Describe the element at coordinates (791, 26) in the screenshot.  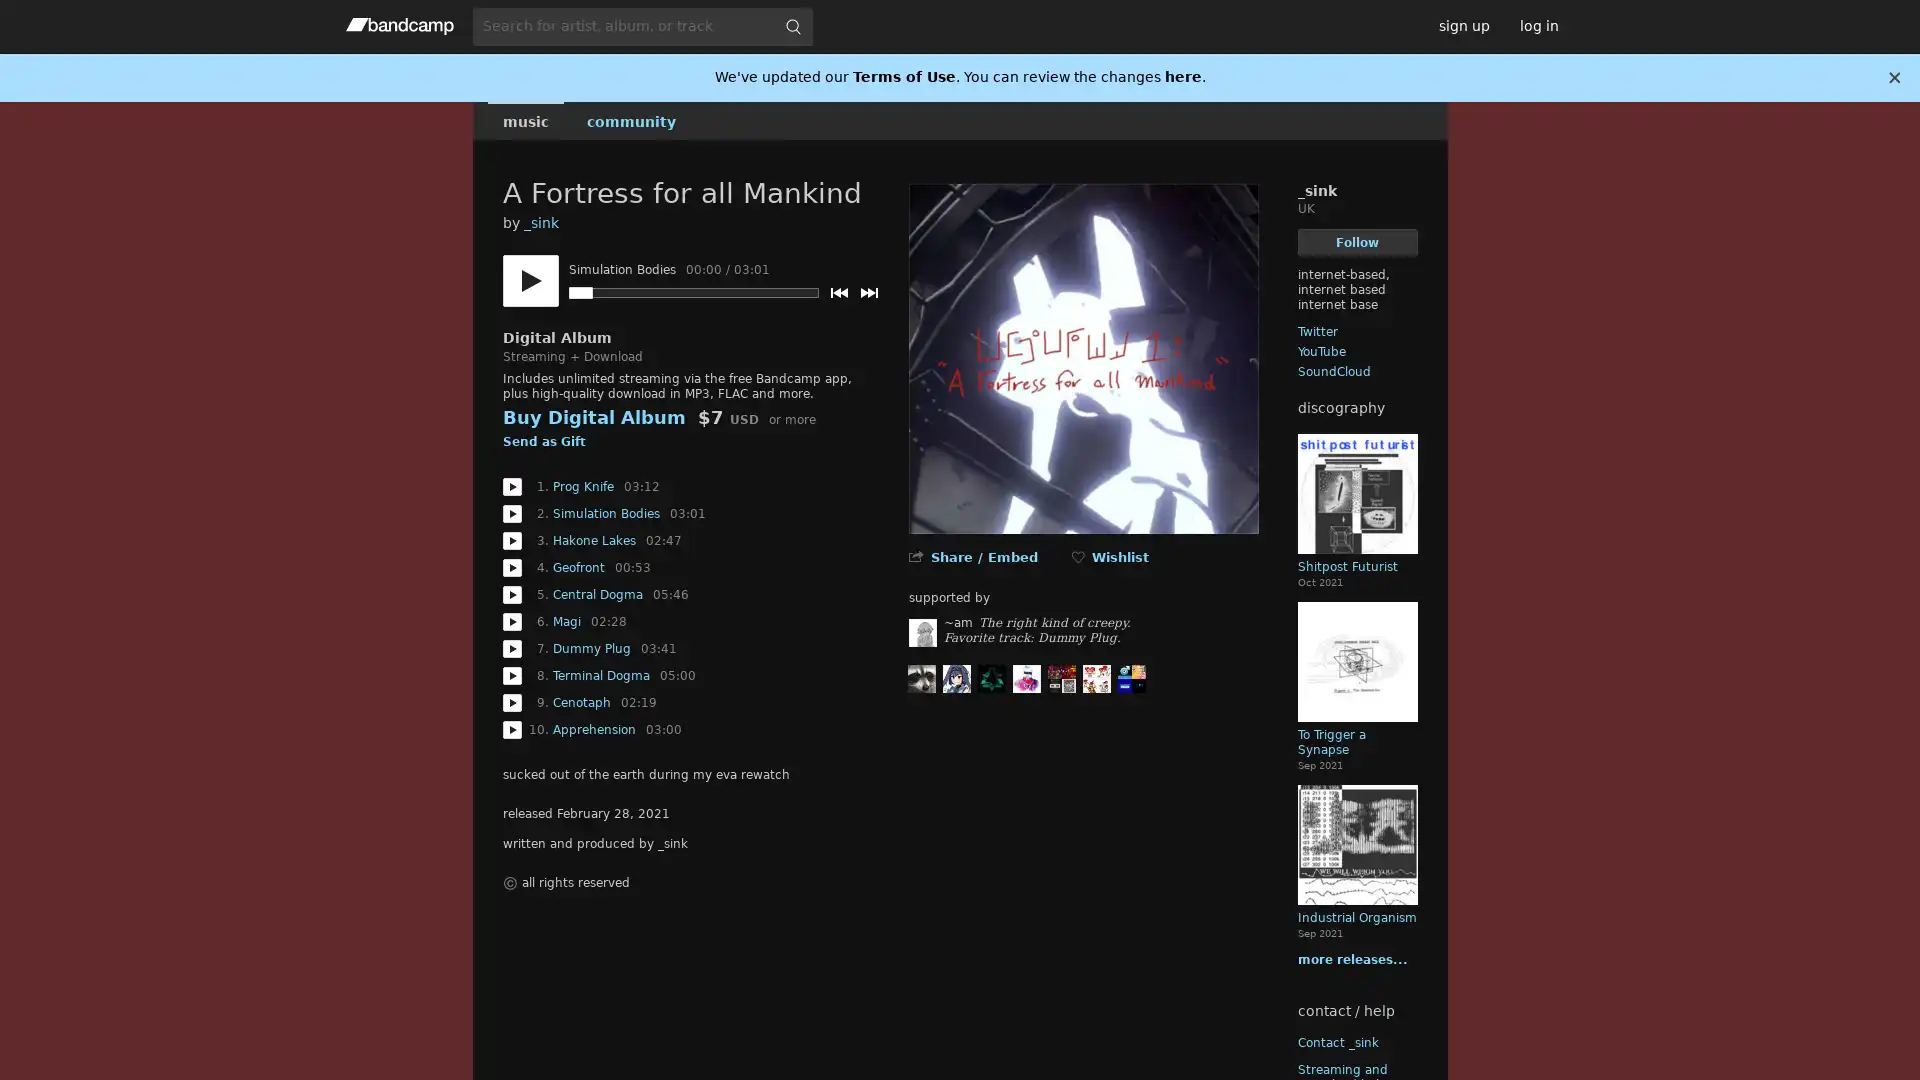
I see `submit for full search page` at that location.